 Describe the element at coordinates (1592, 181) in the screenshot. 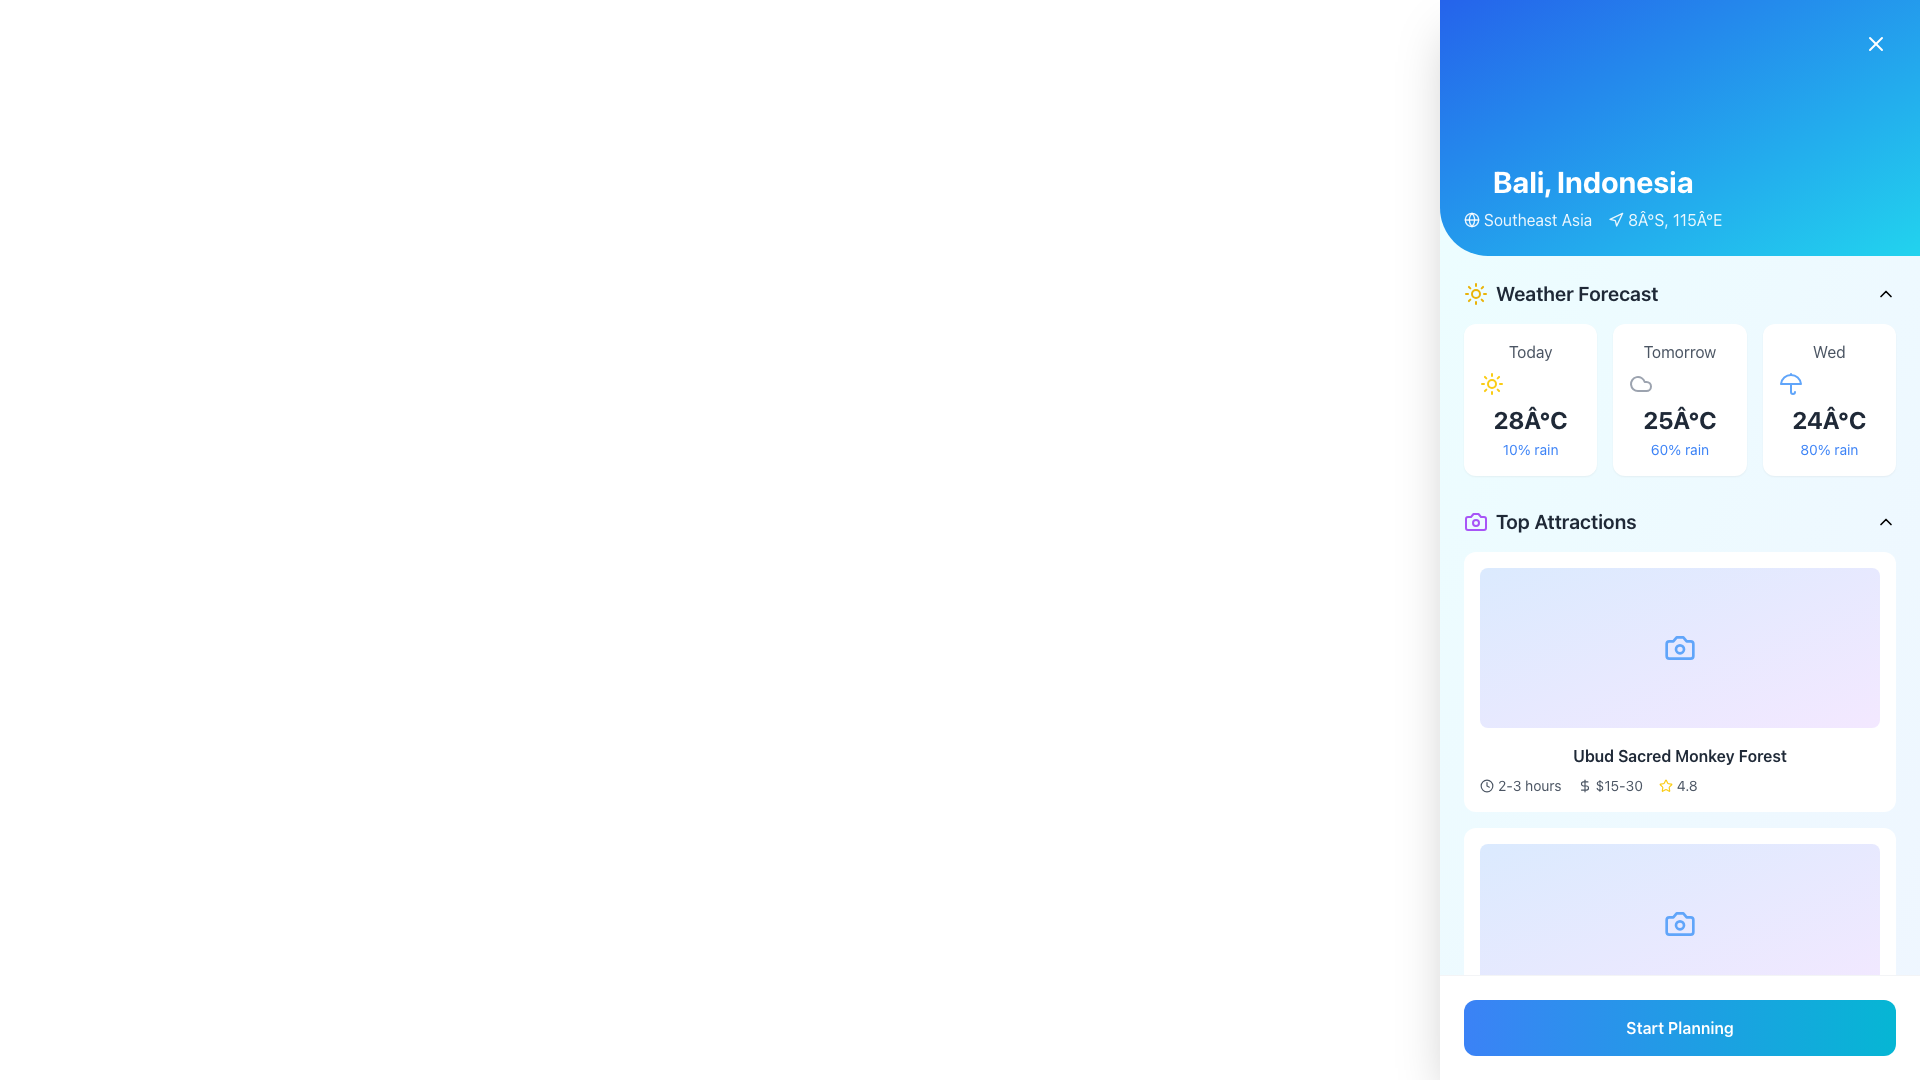

I see `displayed location name 'Bali, Indonesia' from the text element located at the top of the geographic and weather information section` at that location.